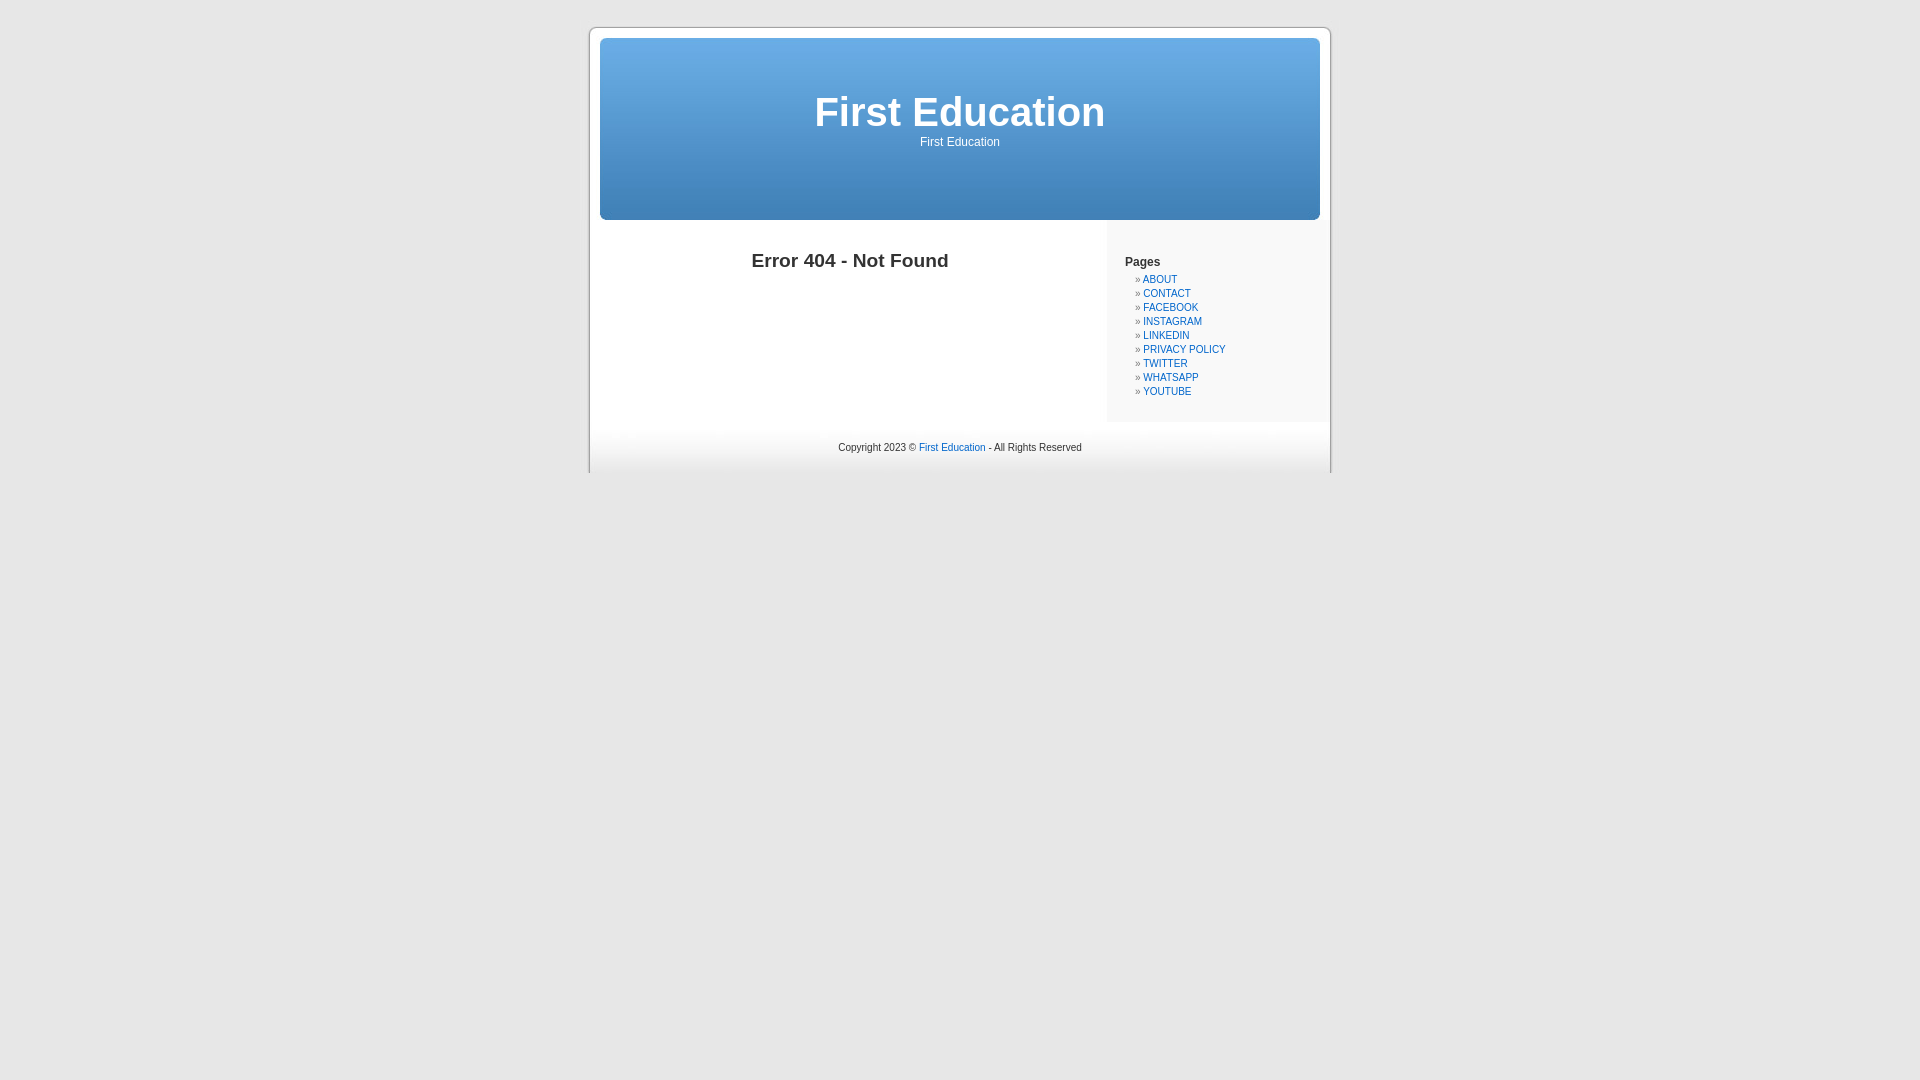 This screenshot has height=1080, width=1920. Describe the element at coordinates (1184, 348) in the screenshot. I see `'PRIVACY POLICY'` at that location.